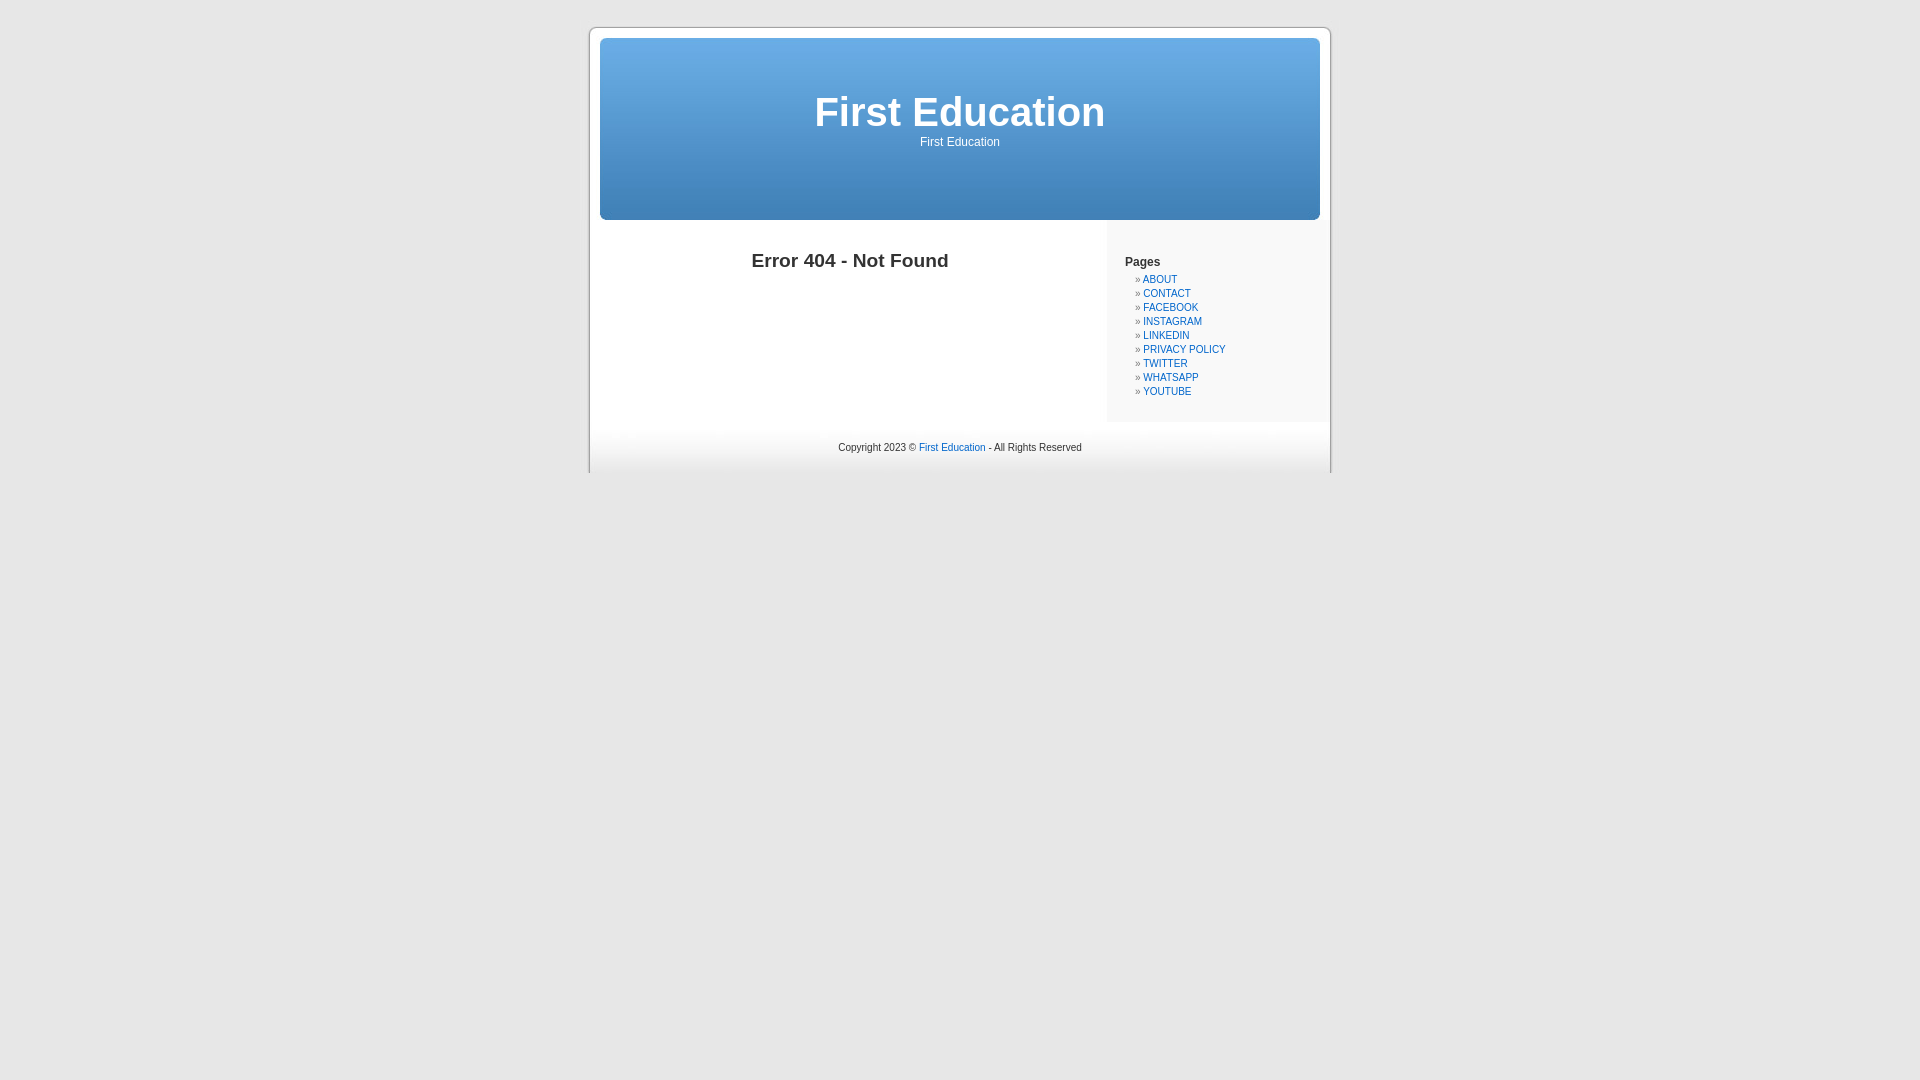 This screenshot has height=1080, width=1920. Describe the element at coordinates (1184, 348) in the screenshot. I see `'PRIVACY POLICY'` at that location.